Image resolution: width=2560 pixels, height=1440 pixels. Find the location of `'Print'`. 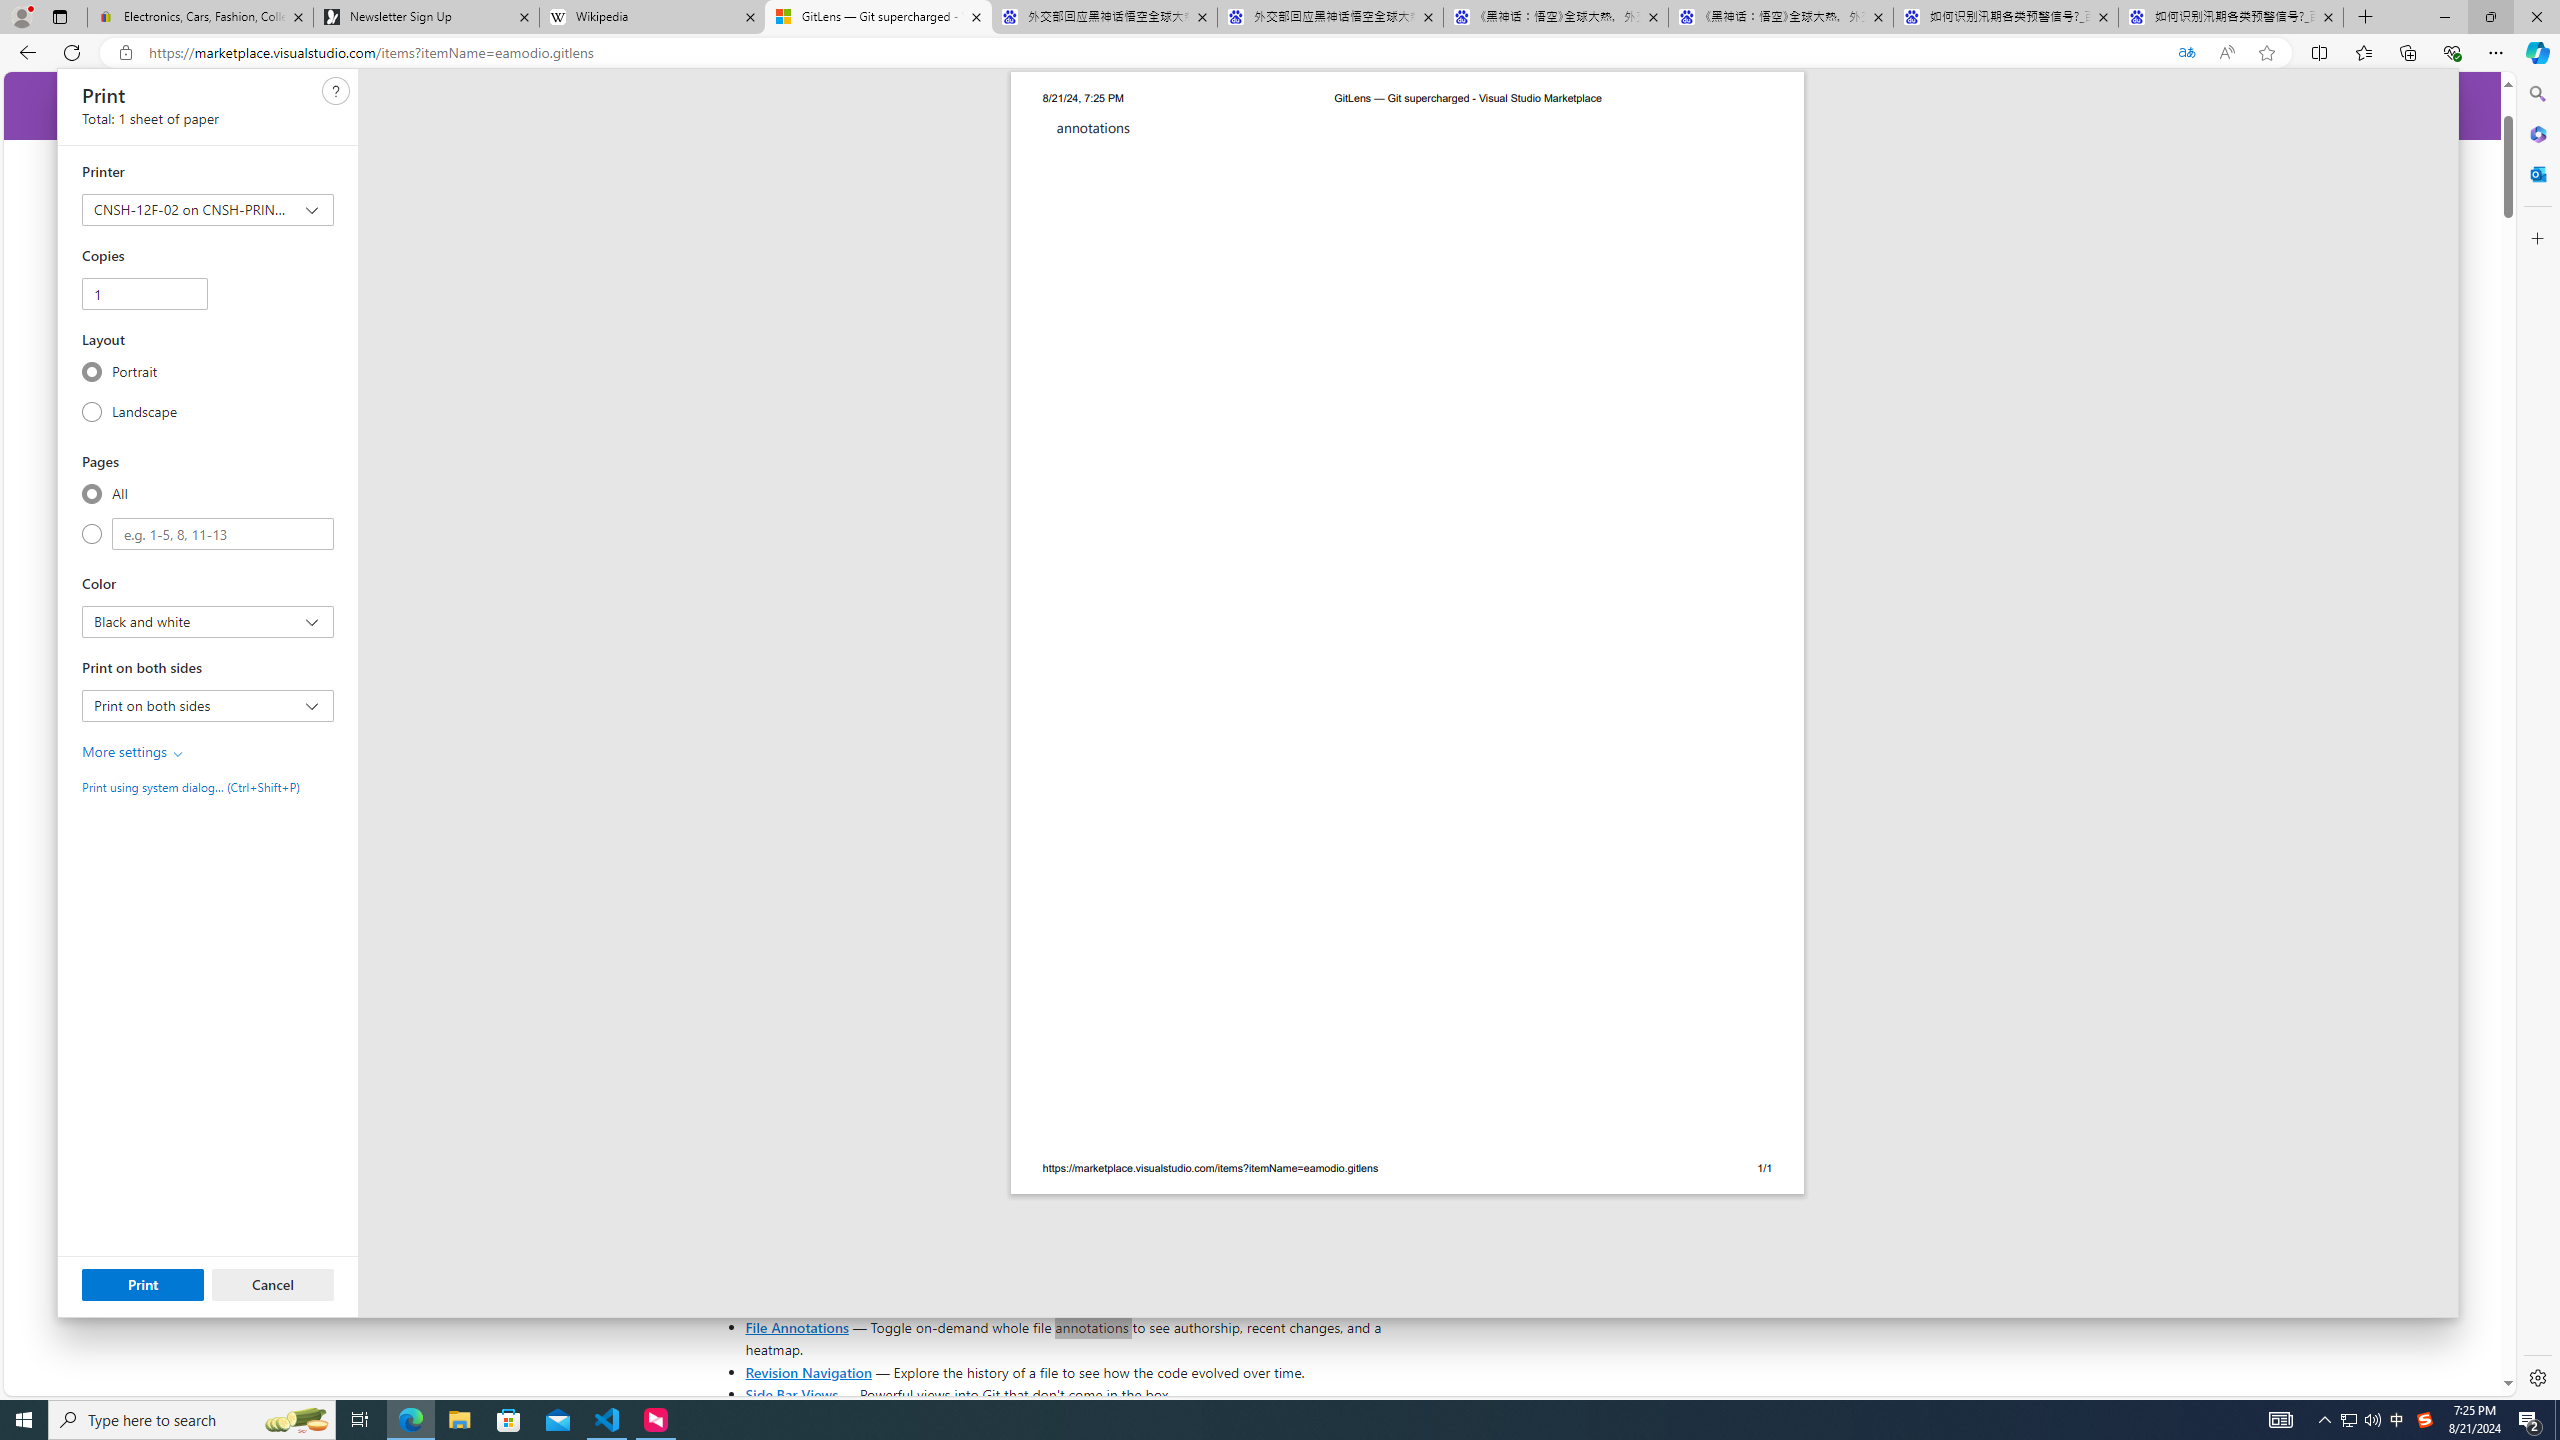

'Print' is located at coordinates (142, 1283).